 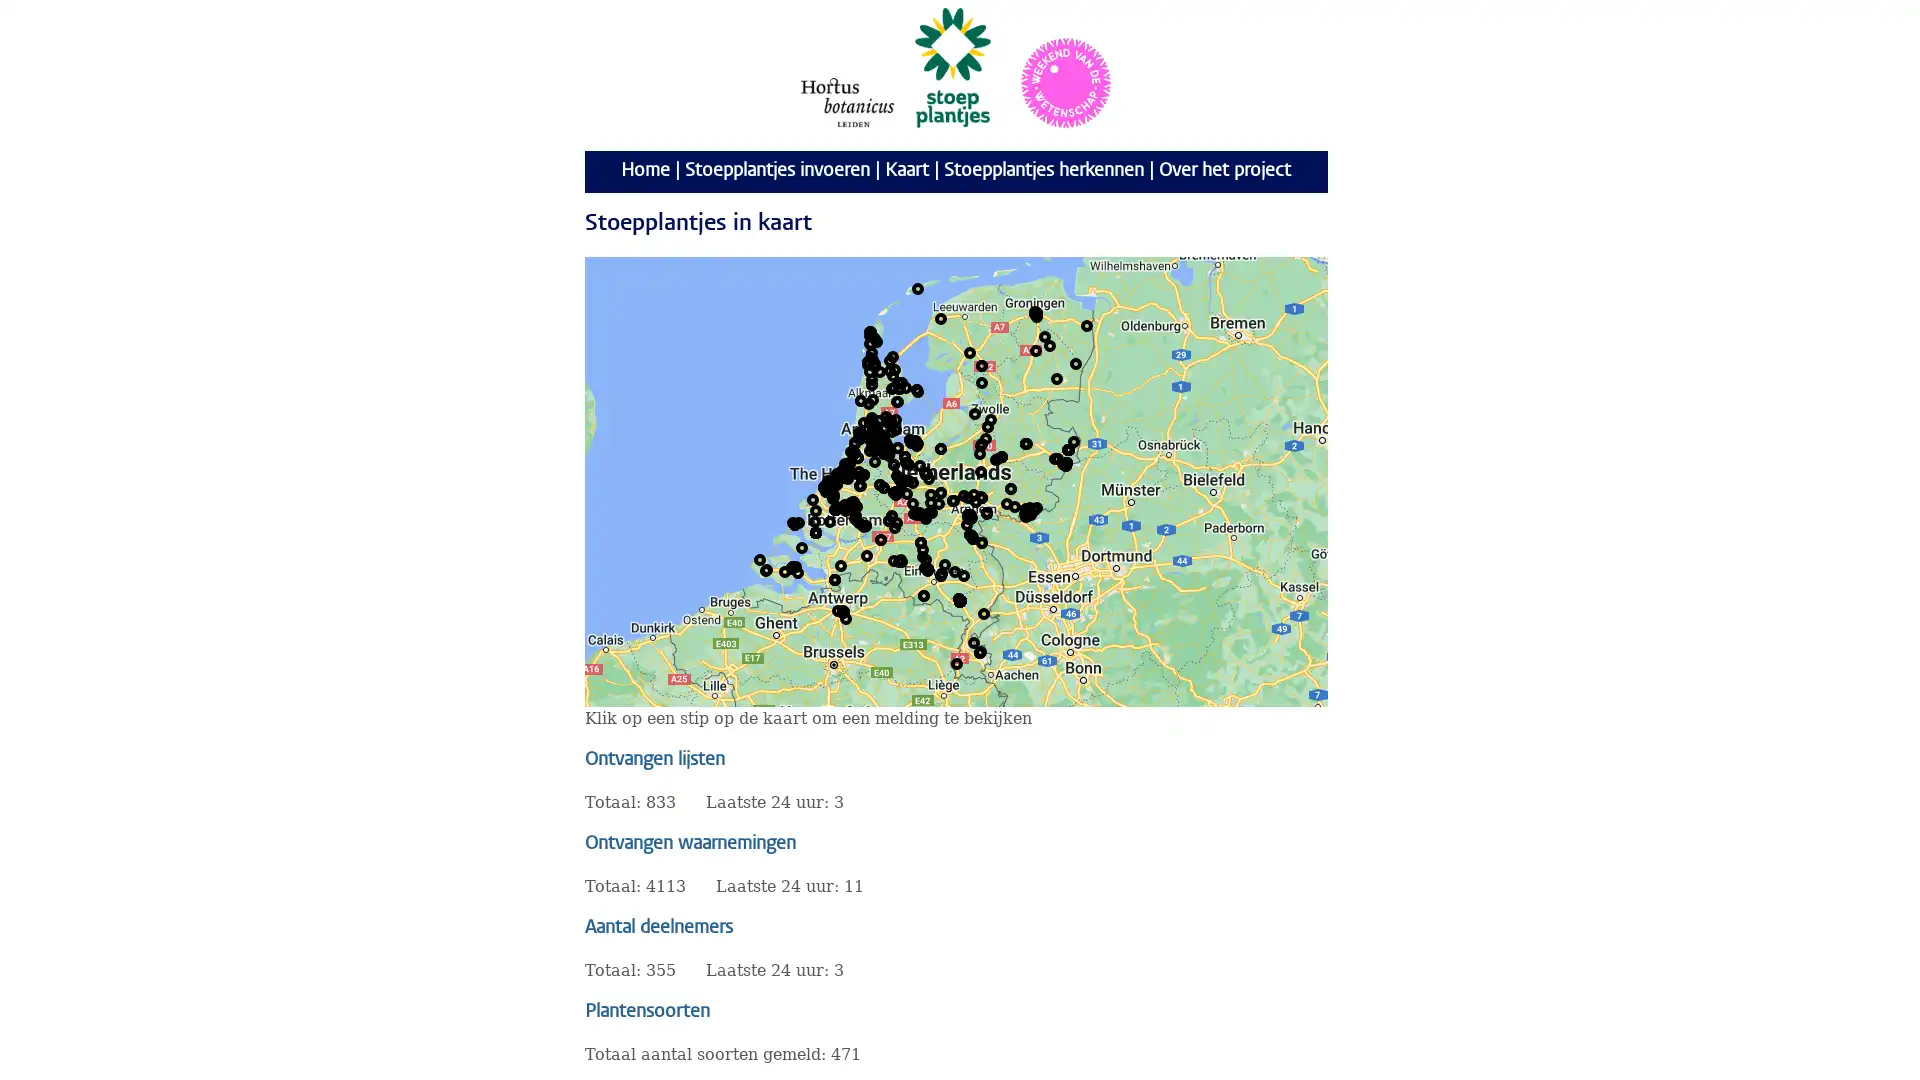 What do you see at coordinates (878, 434) in the screenshot?
I see `Telling van op 15 mei 2022` at bounding box center [878, 434].